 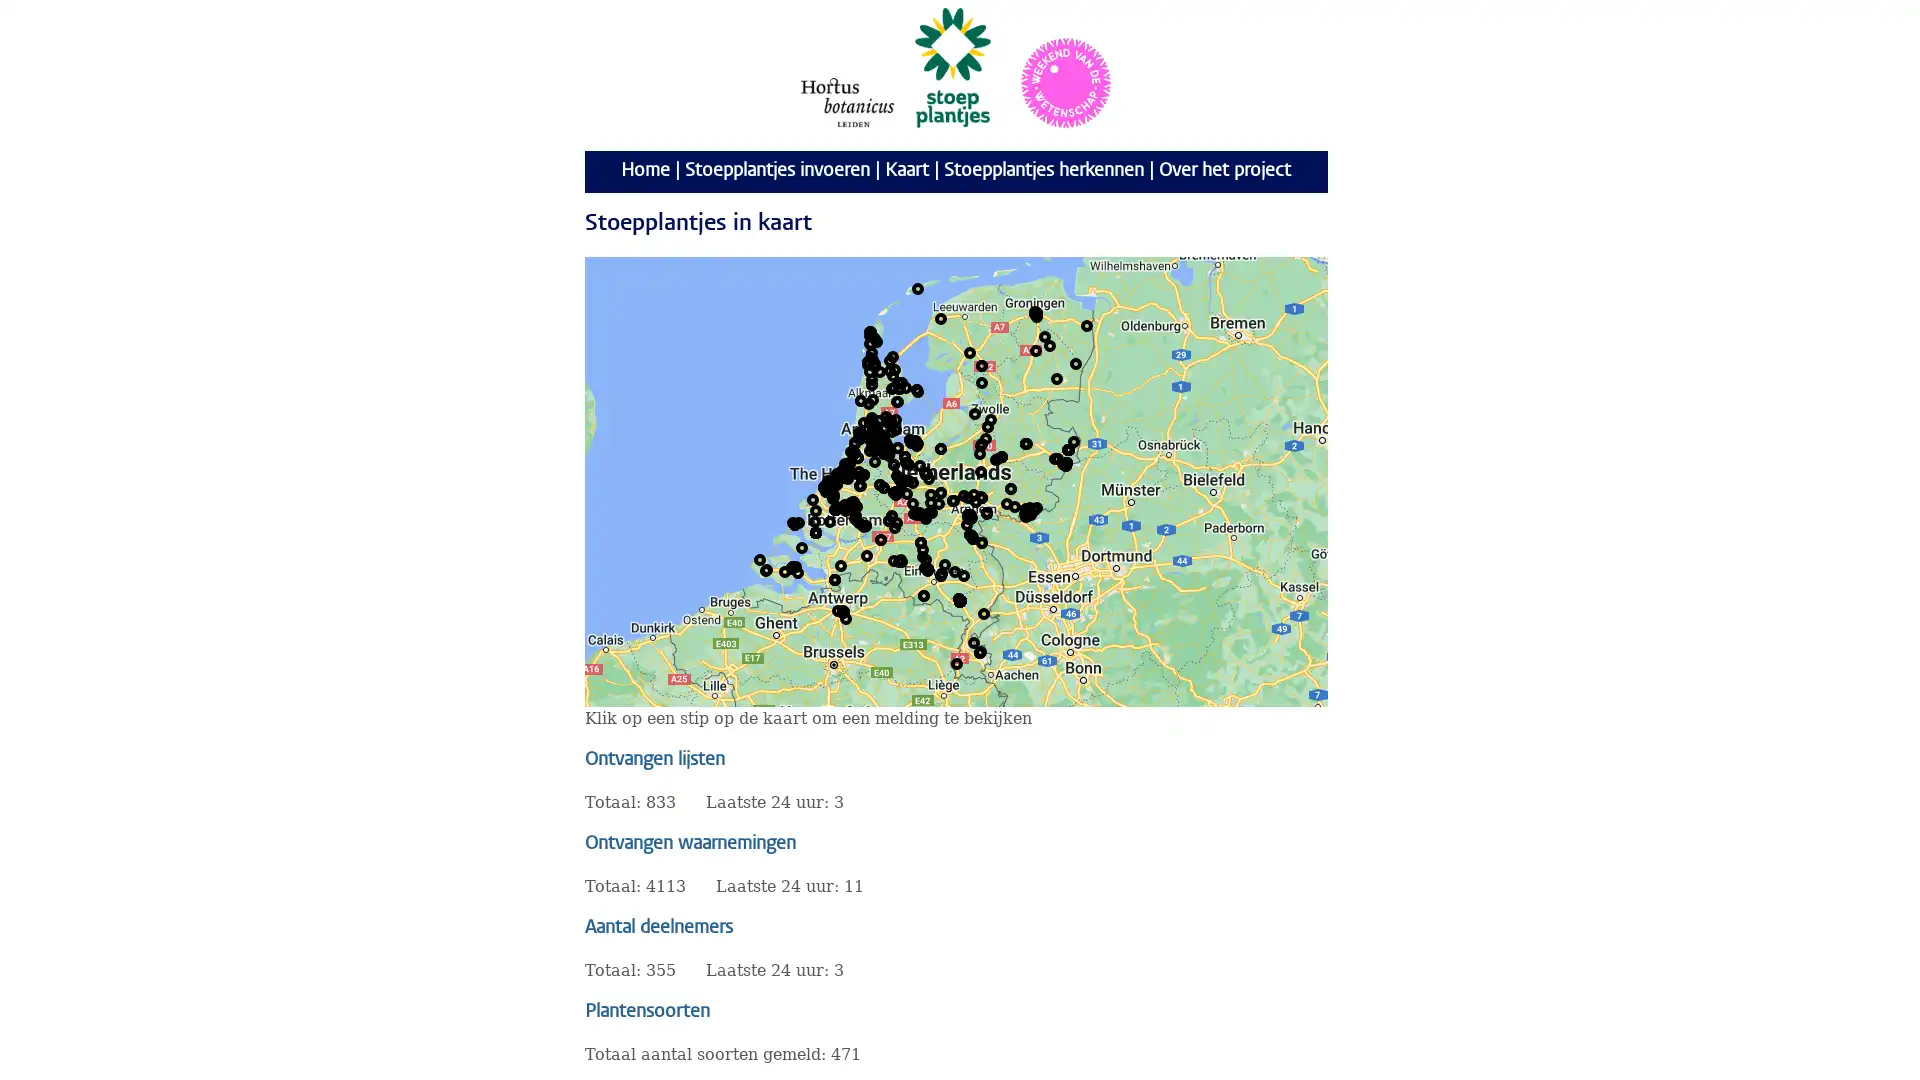 What do you see at coordinates (878, 434) in the screenshot?
I see `Telling van op 15 mei 2022` at bounding box center [878, 434].